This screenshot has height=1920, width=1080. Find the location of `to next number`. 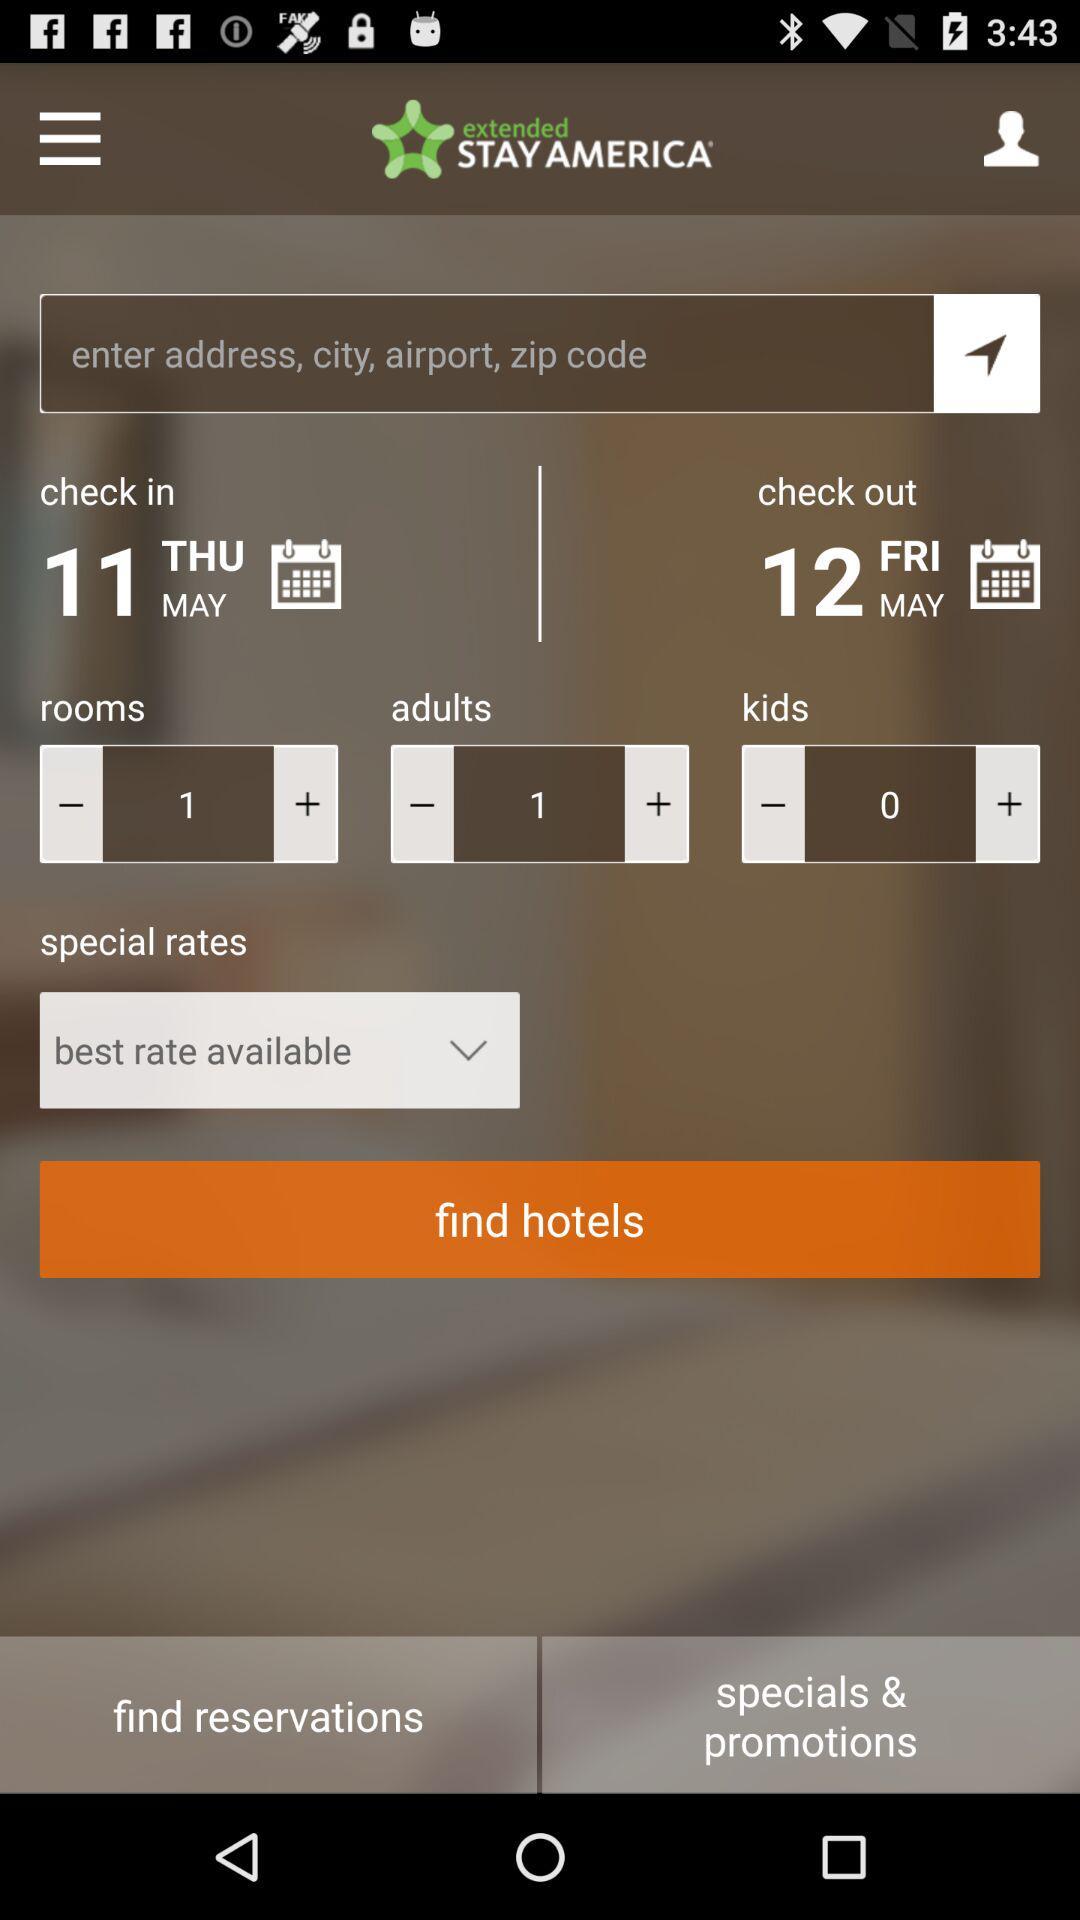

to next number is located at coordinates (305, 803).